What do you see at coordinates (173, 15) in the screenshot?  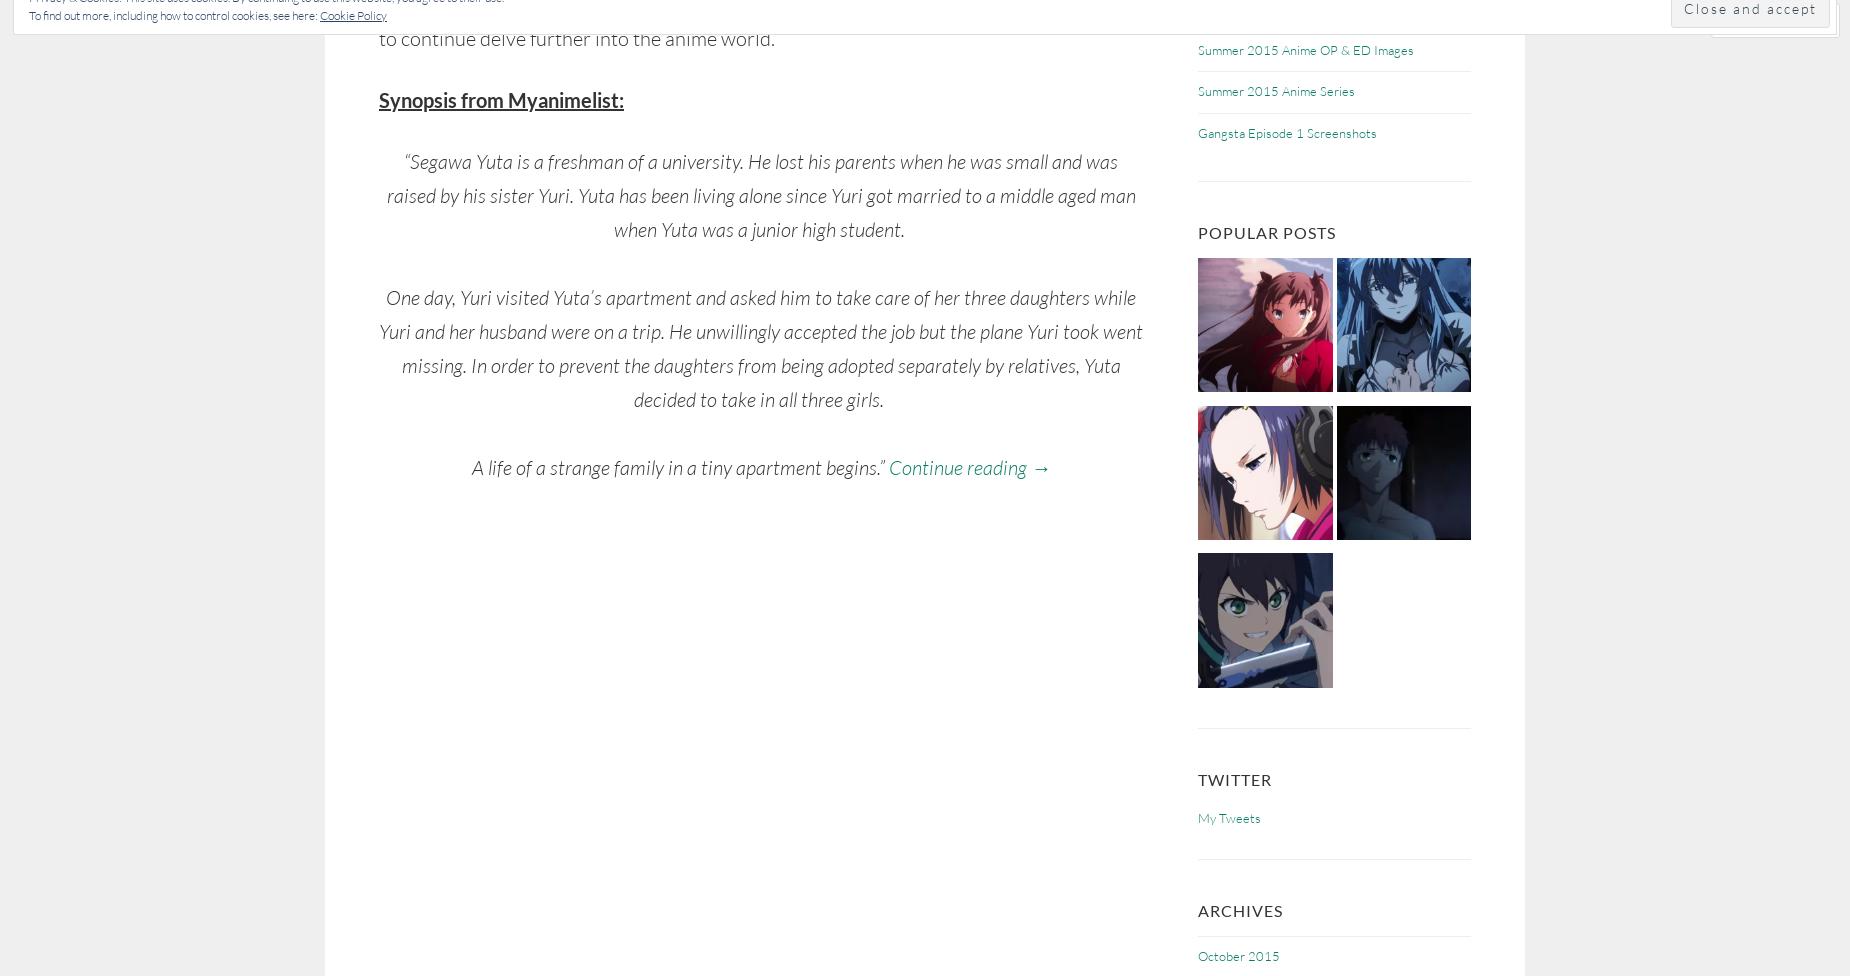 I see `'To find out more, including how to control cookies, see here:'` at bounding box center [173, 15].